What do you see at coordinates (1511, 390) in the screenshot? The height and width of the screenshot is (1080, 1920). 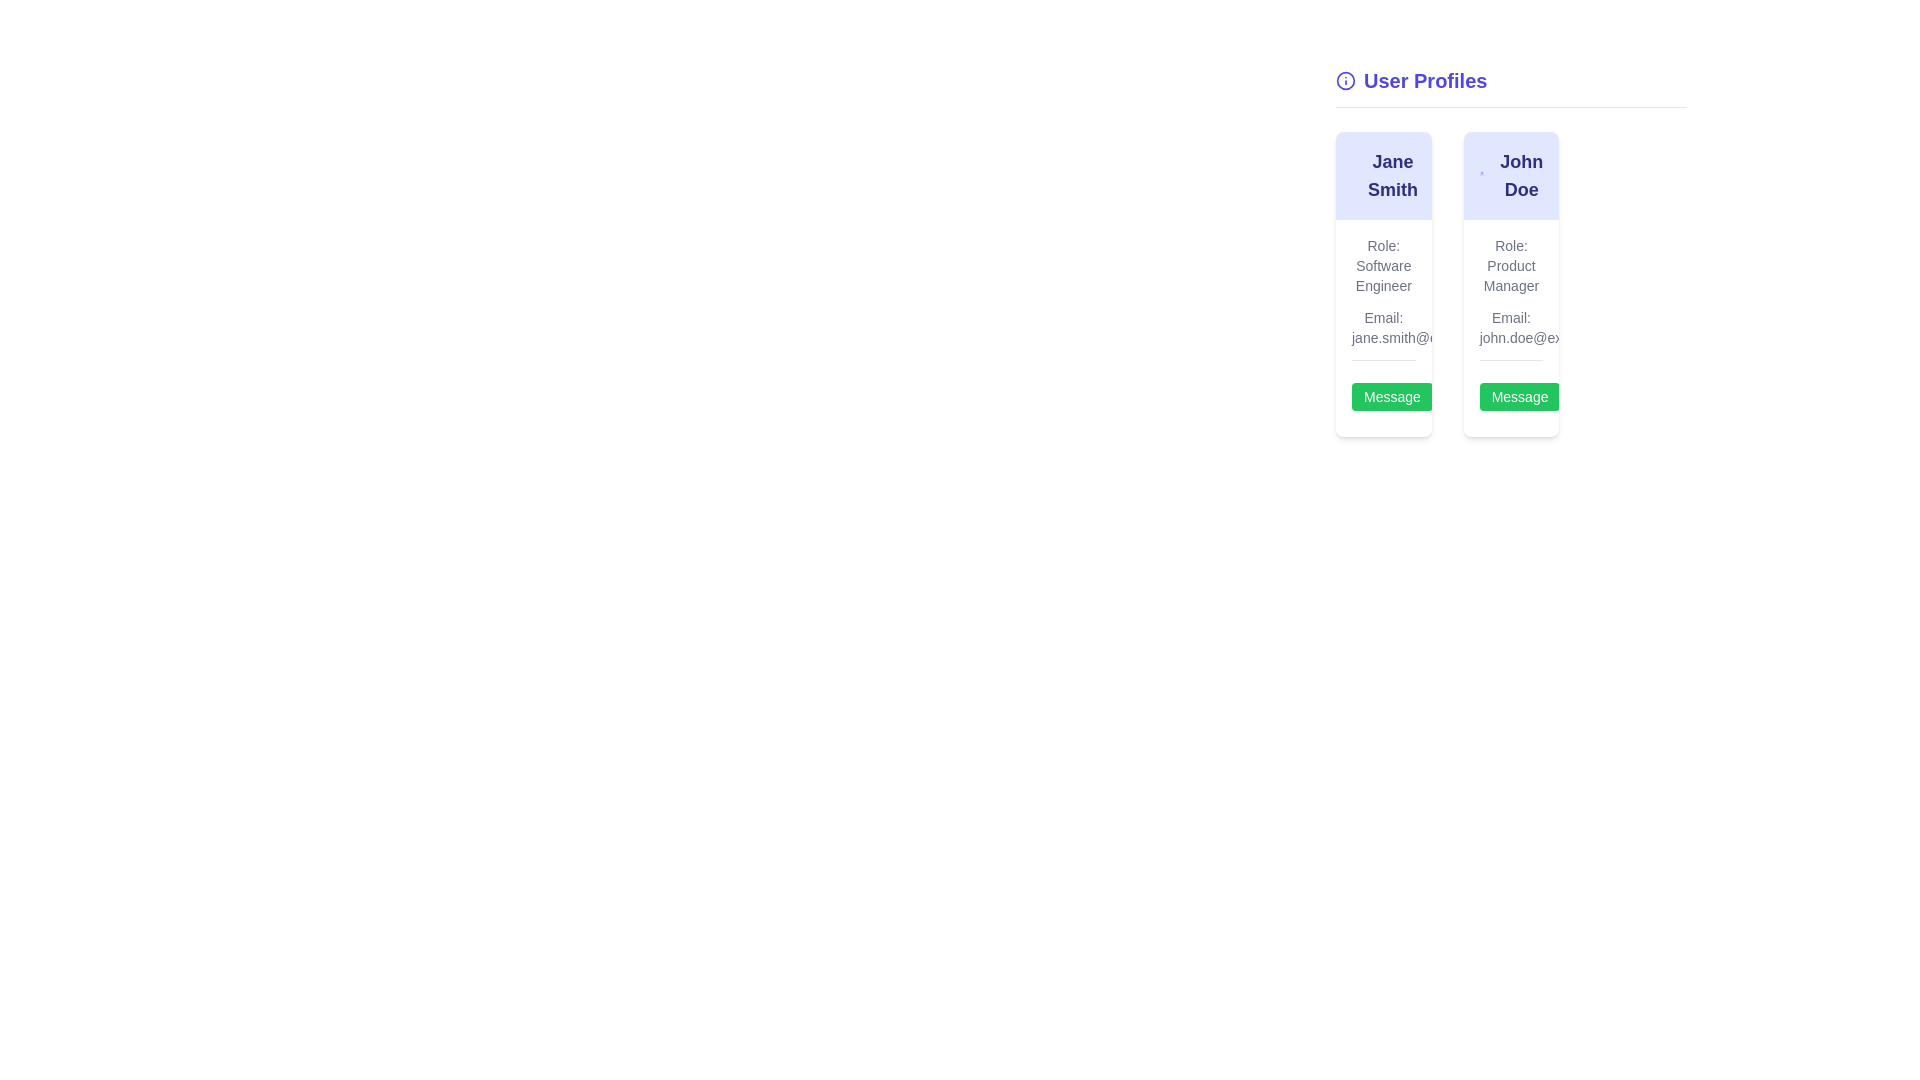 I see `the 'Message' button, which has white text on a green background and is located below the email 'john.doe@example.com' in John Doe's profile card` at bounding box center [1511, 390].